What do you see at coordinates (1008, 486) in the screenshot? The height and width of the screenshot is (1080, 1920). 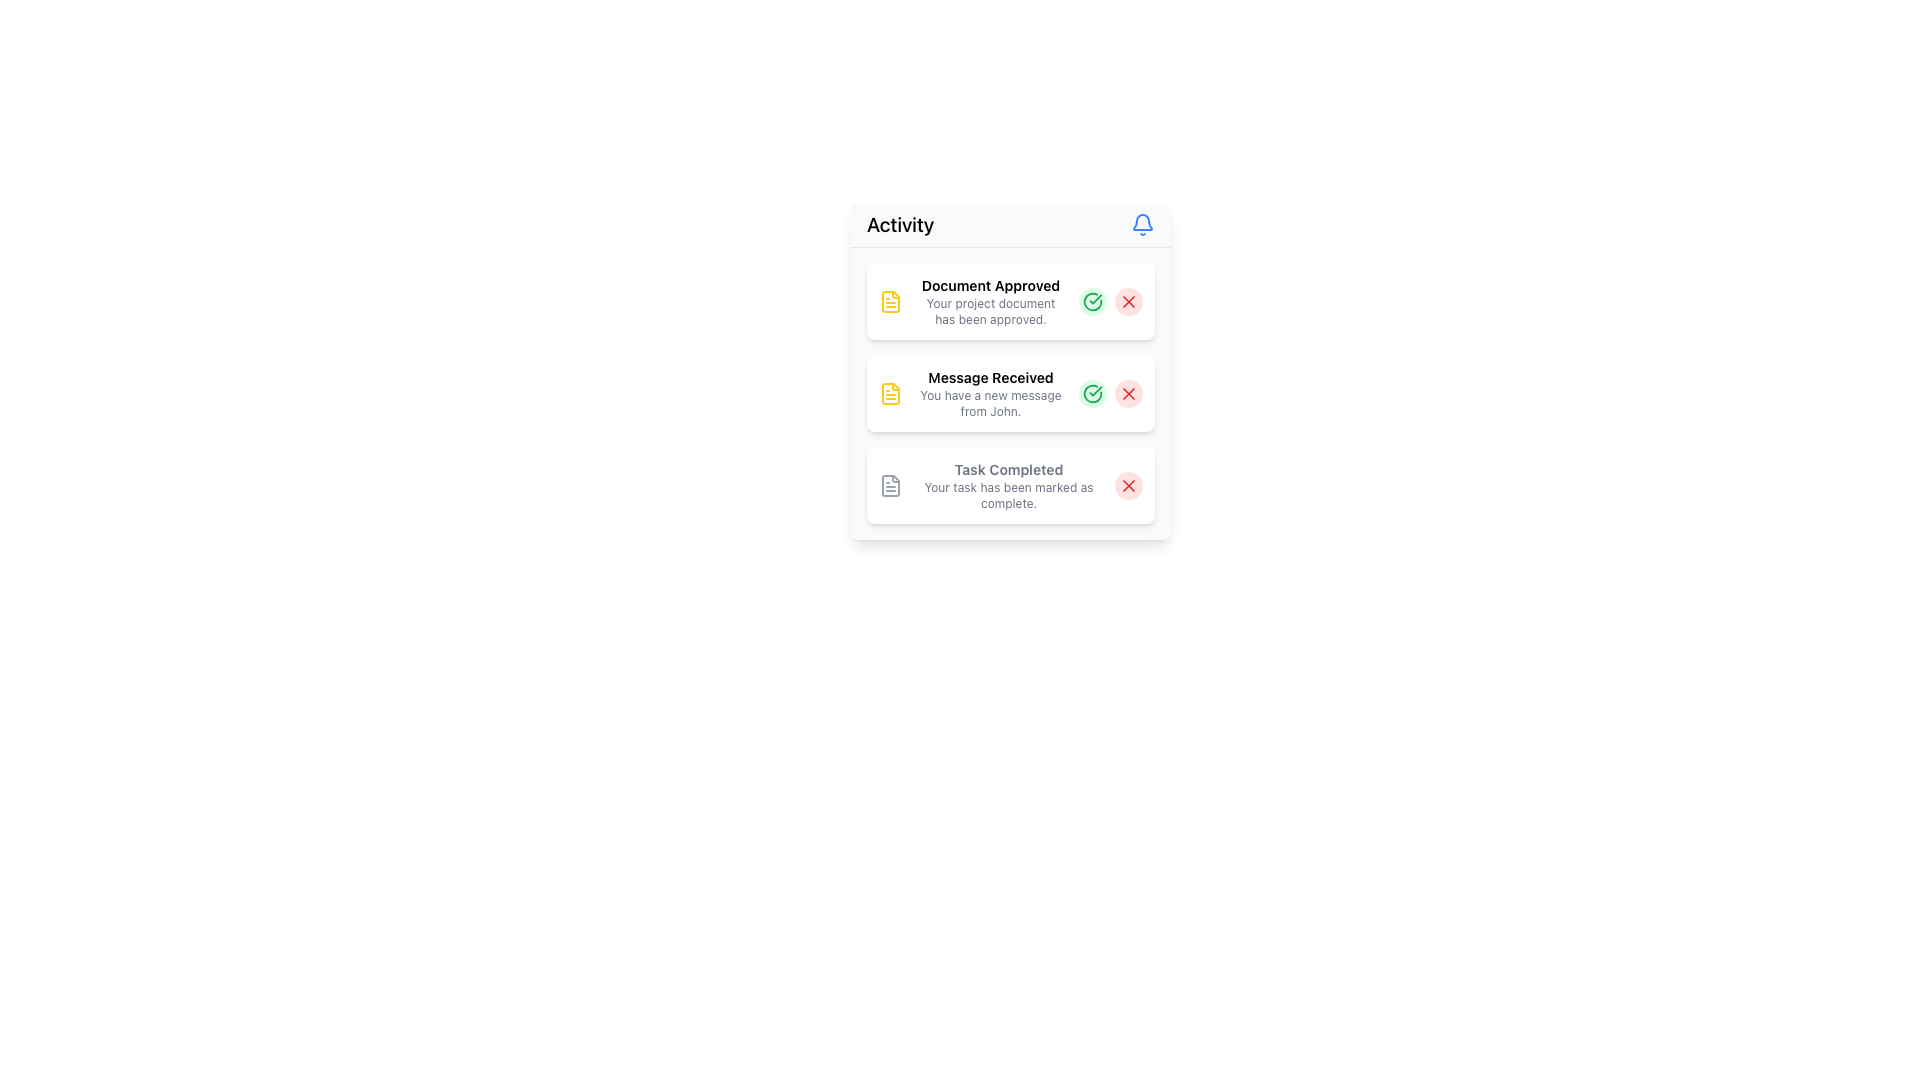 I see `the Text block that serves as a notification message indicating a task completion, located below 'Message Received'` at bounding box center [1008, 486].